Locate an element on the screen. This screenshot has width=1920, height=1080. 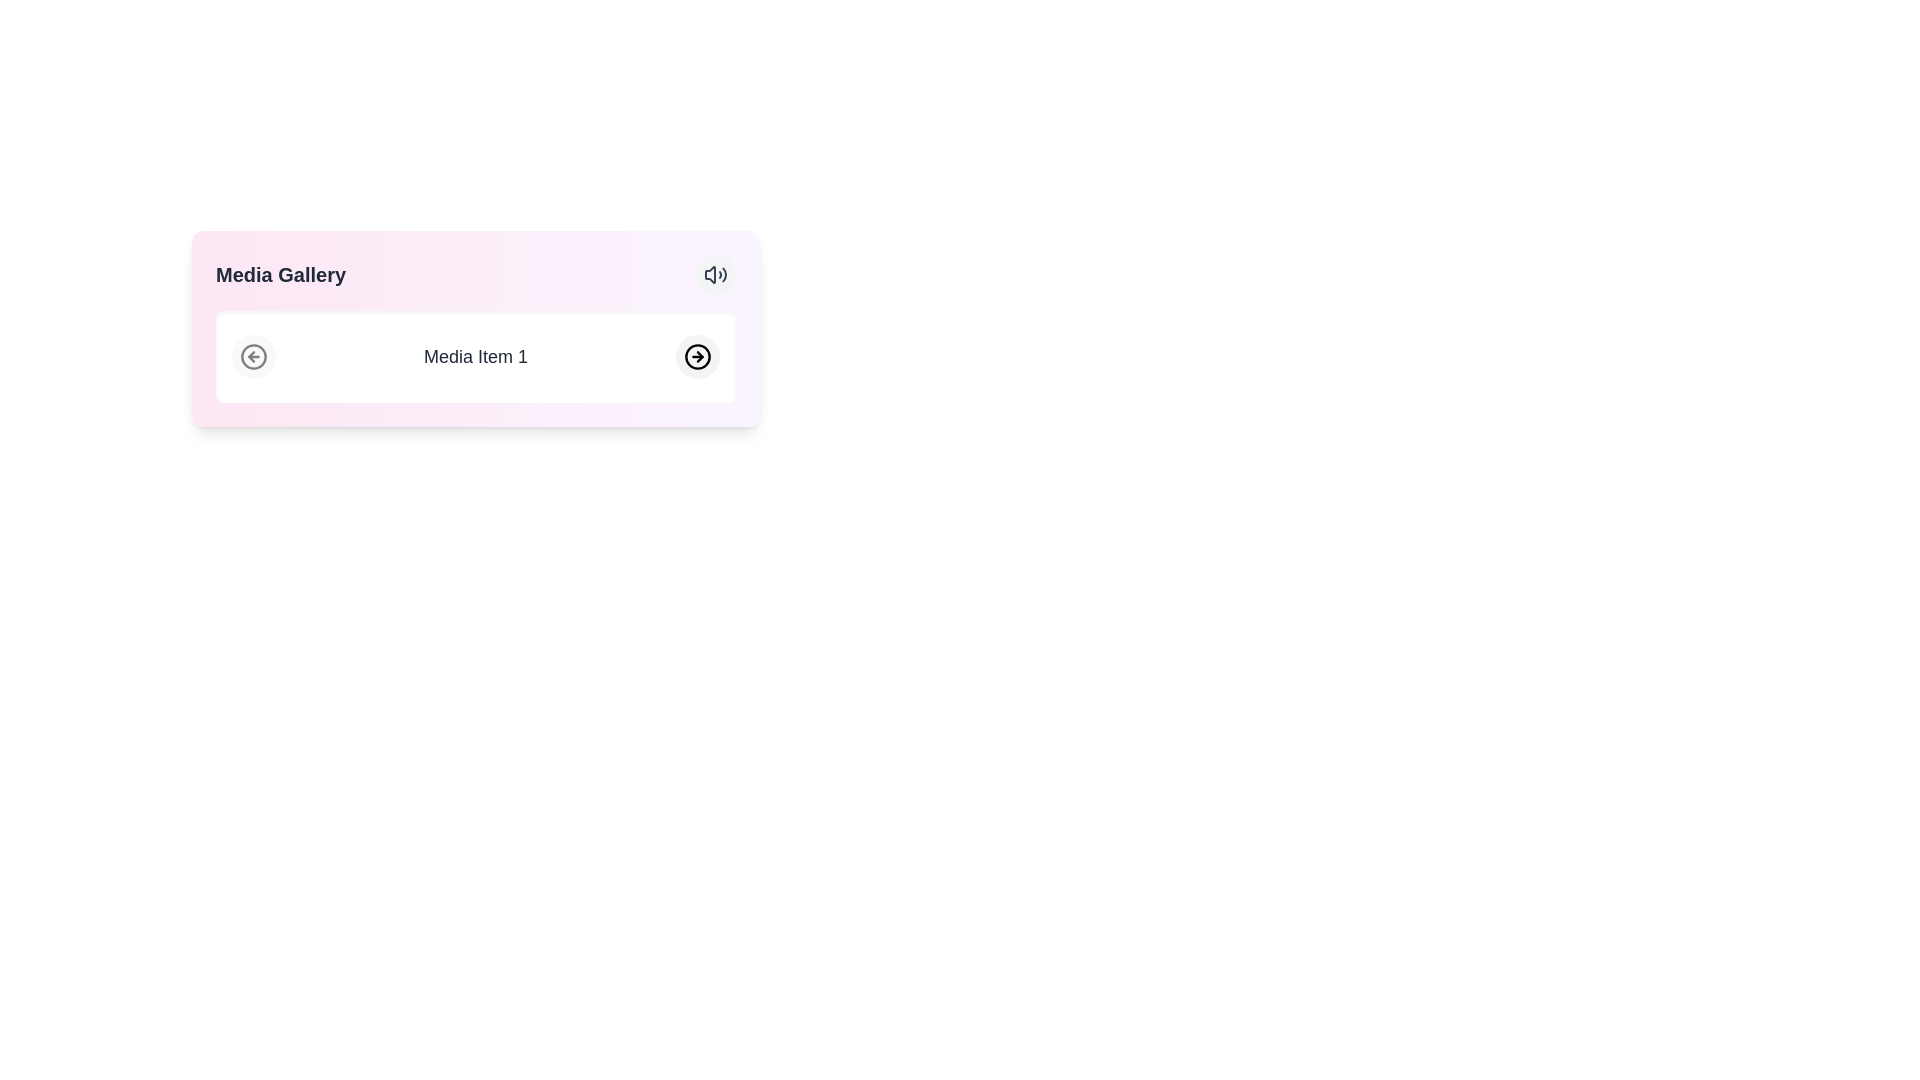
the circular action button located at the far right side of the interactive panel labeled 'Media Item 1' is located at coordinates (697, 356).